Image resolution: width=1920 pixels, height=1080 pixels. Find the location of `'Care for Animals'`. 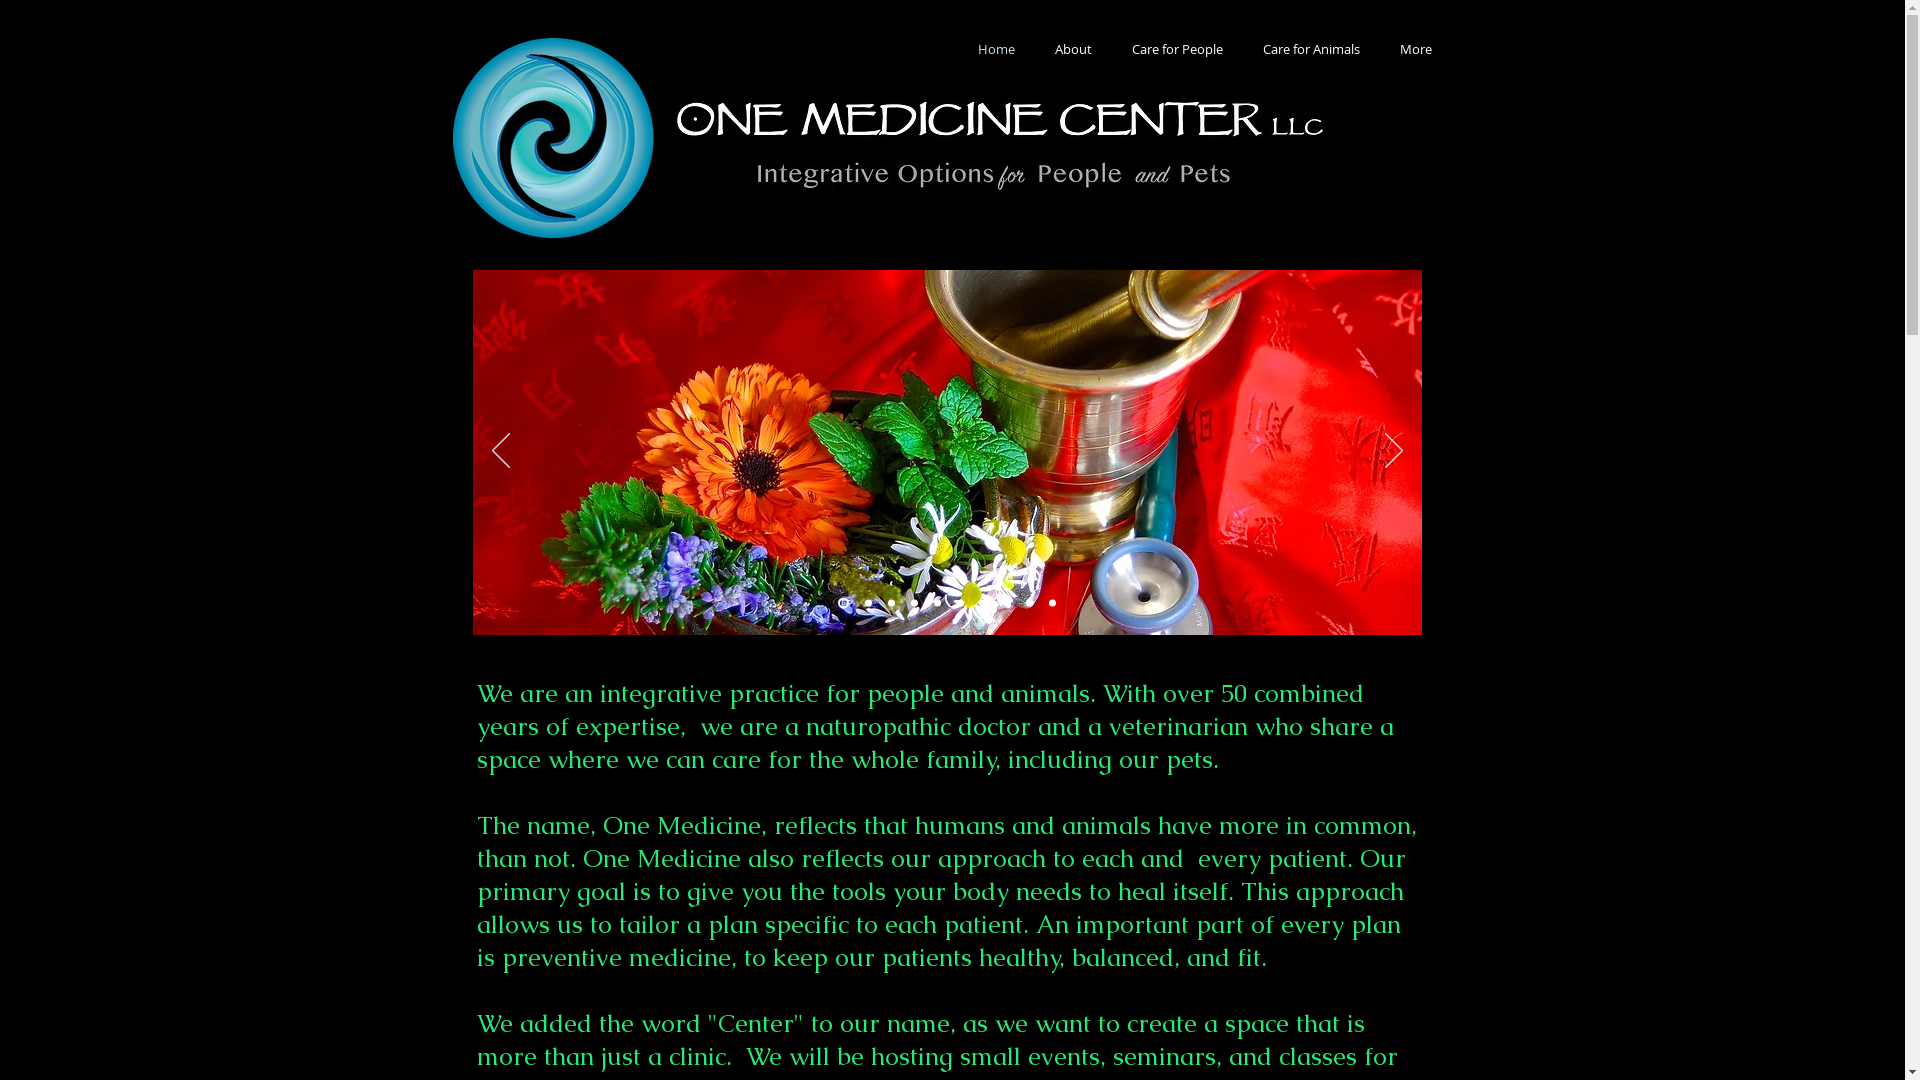

'Care for Animals' is located at coordinates (1310, 48).